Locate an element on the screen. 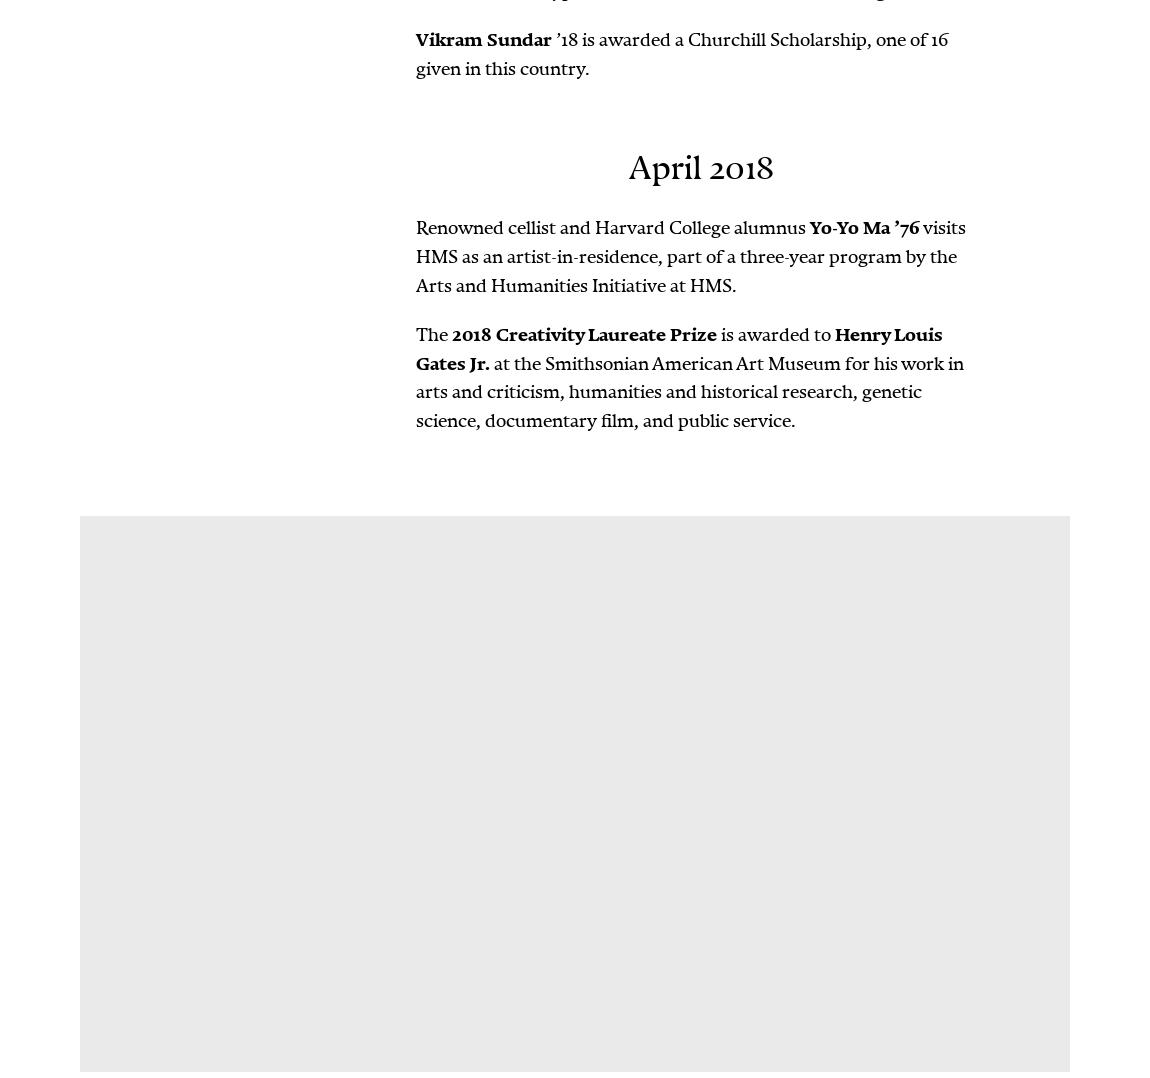  'visits HMS as an artist-in-residence, part of a three-year program by the Arts and Humanities Initiative at HMS.' is located at coordinates (690, 255).